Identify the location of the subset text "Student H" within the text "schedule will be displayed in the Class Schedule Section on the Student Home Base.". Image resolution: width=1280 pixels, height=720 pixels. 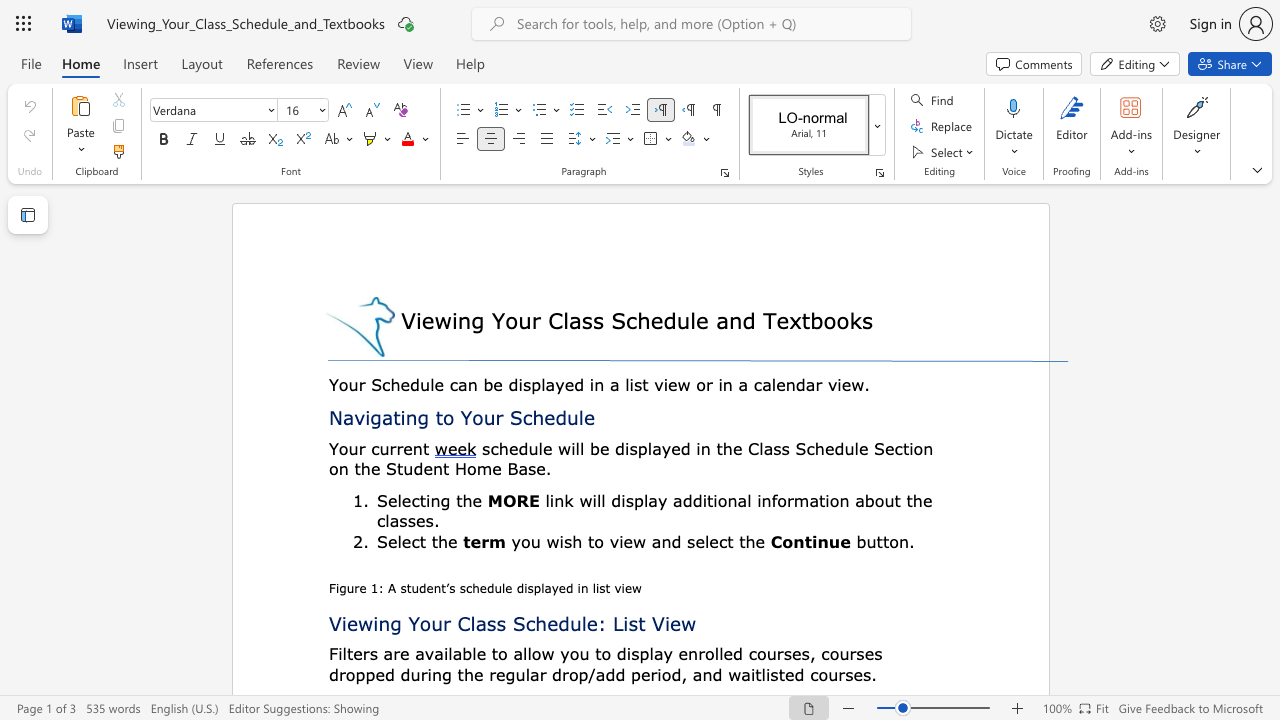
(386, 468).